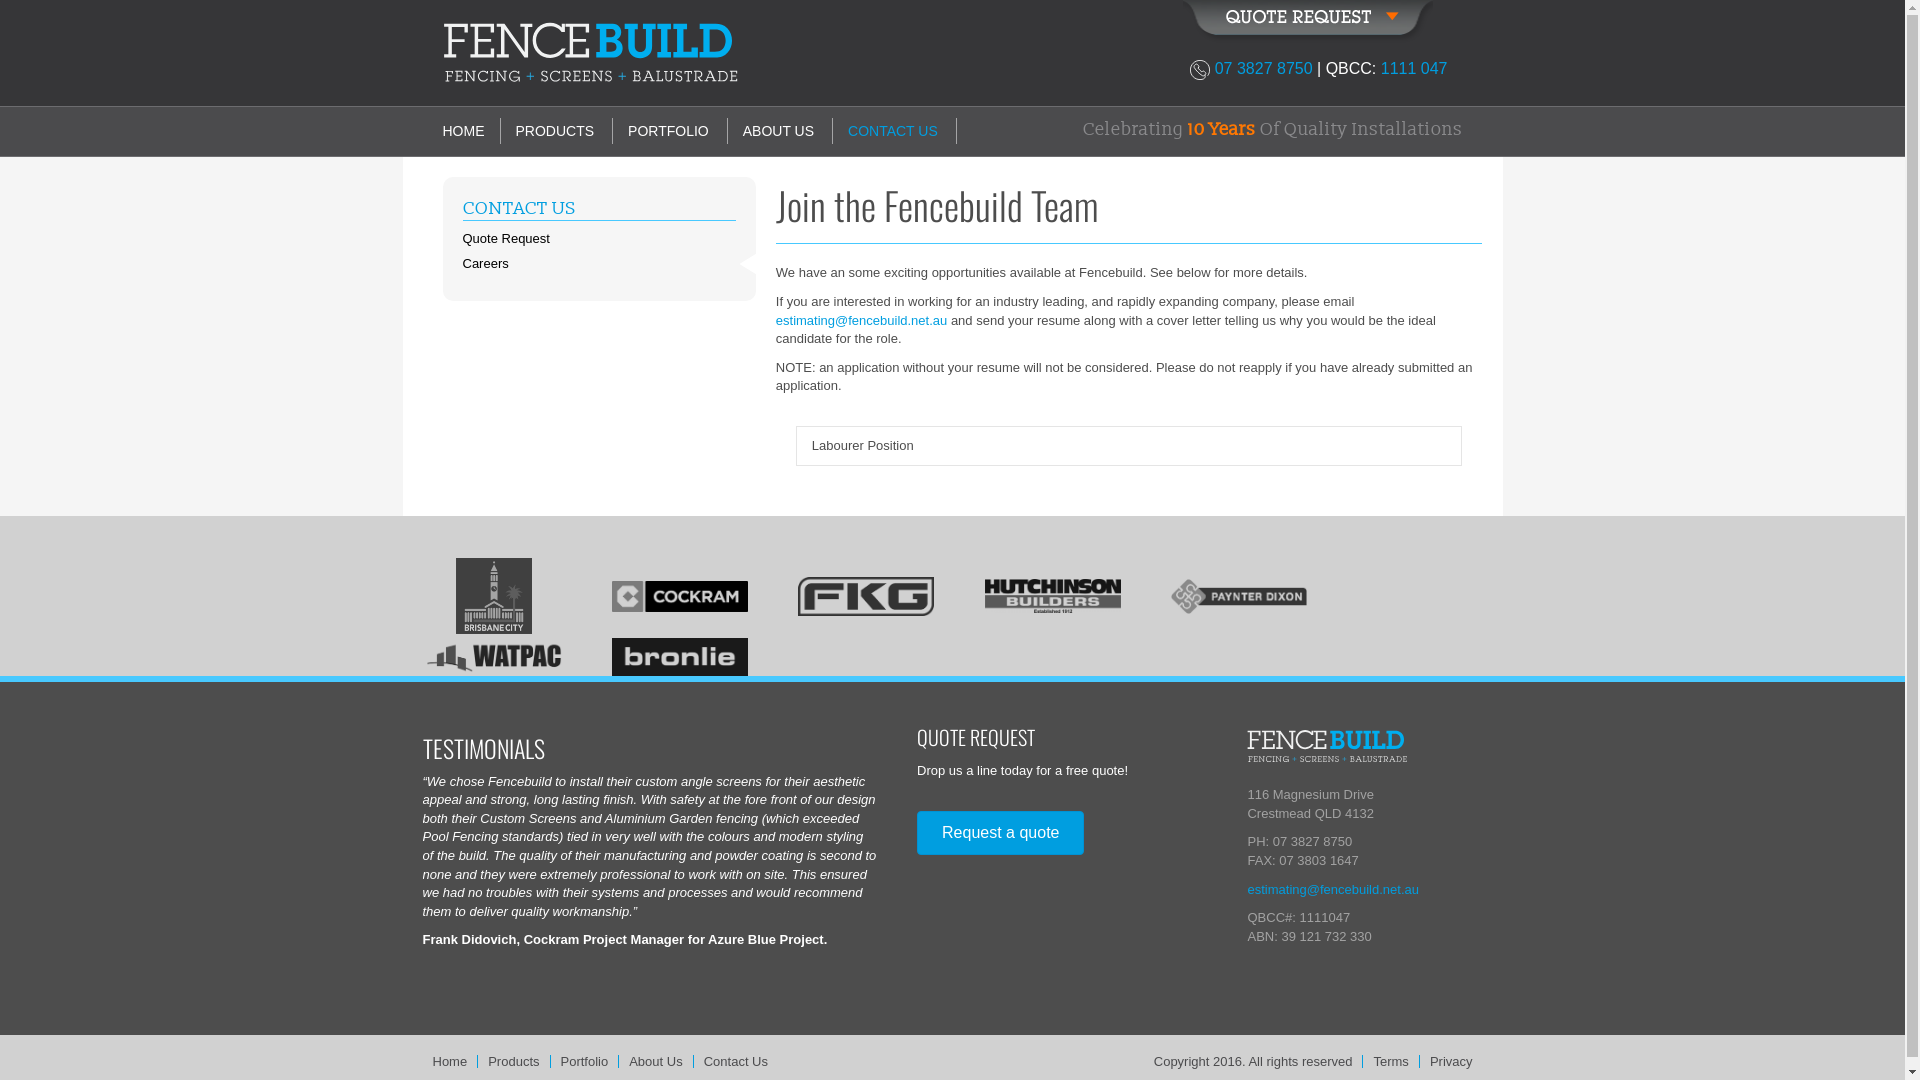 The width and height of the screenshot is (1920, 1080). What do you see at coordinates (668, 131) in the screenshot?
I see `'PORTFOLIO'` at bounding box center [668, 131].